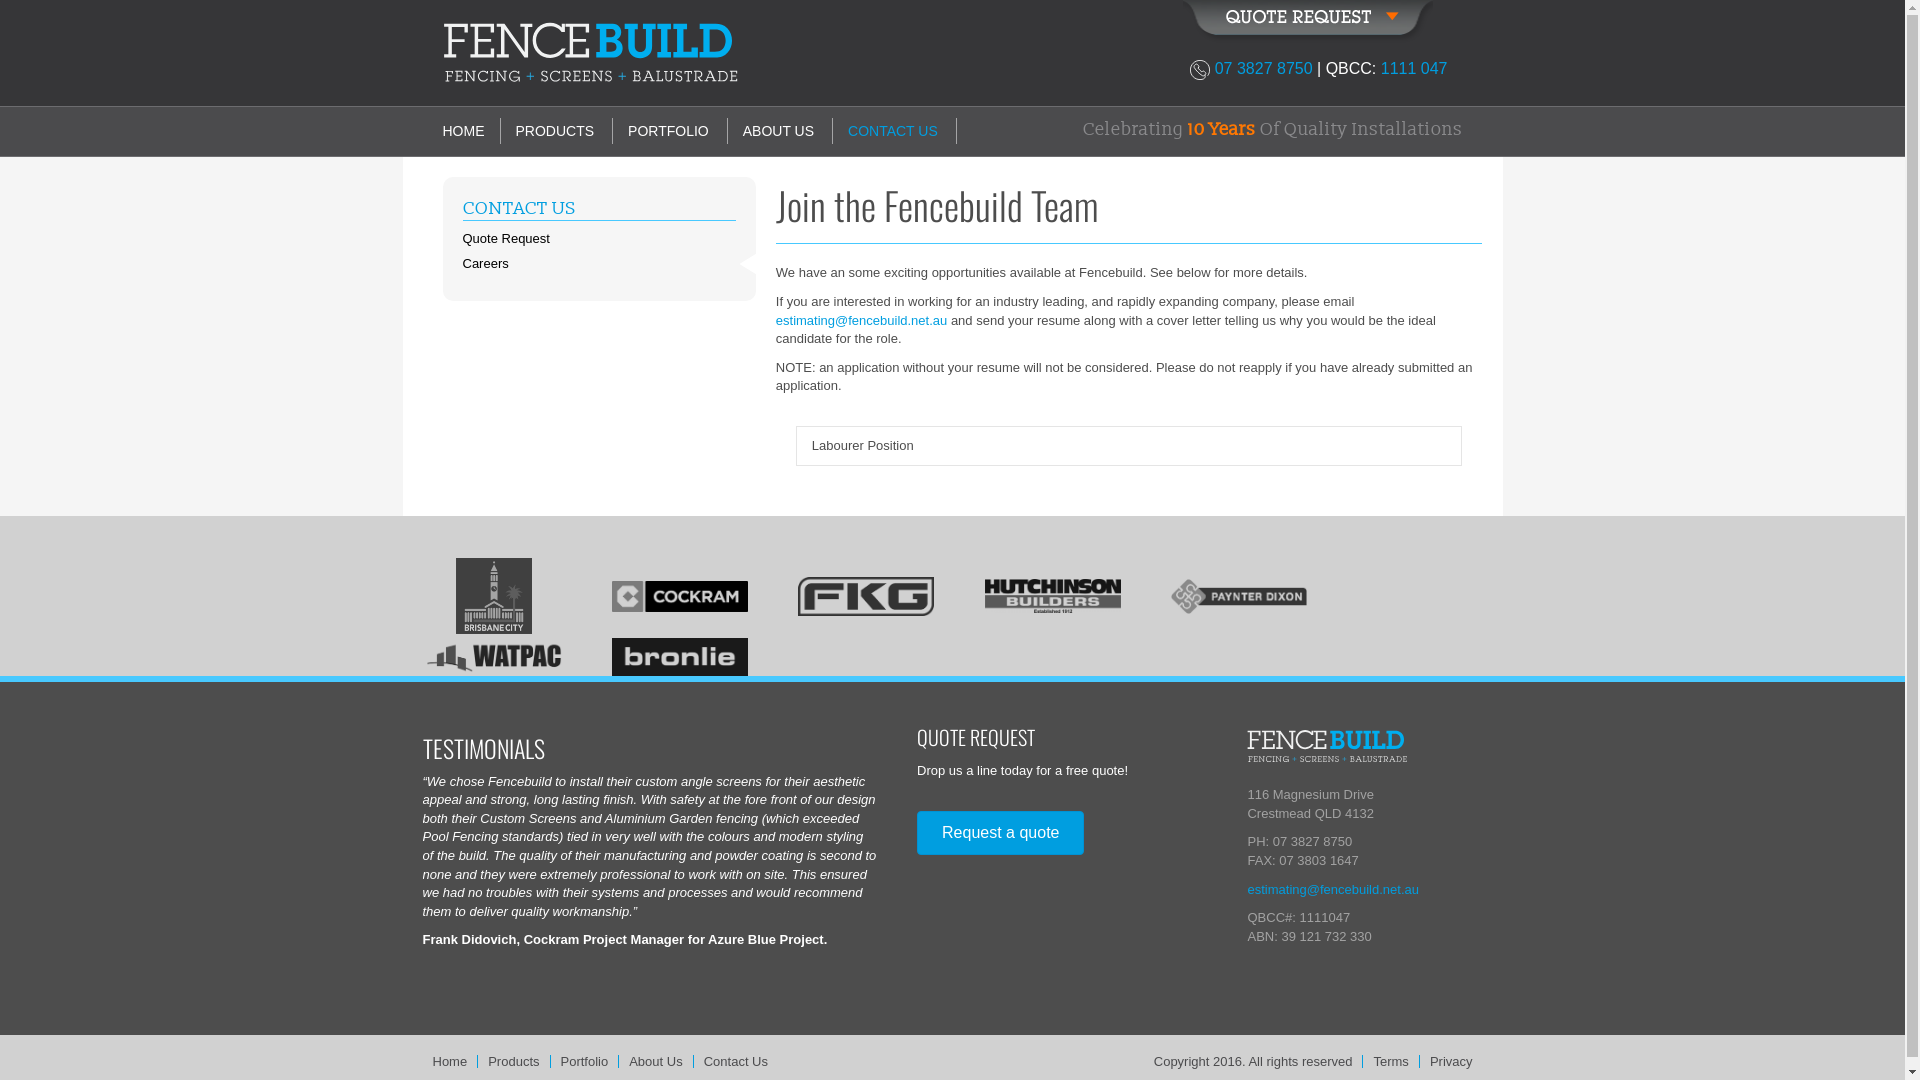 The width and height of the screenshot is (1920, 1080). What do you see at coordinates (668, 131) in the screenshot?
I see `'PORTFOLIO'` at bounding box center [668, 131].